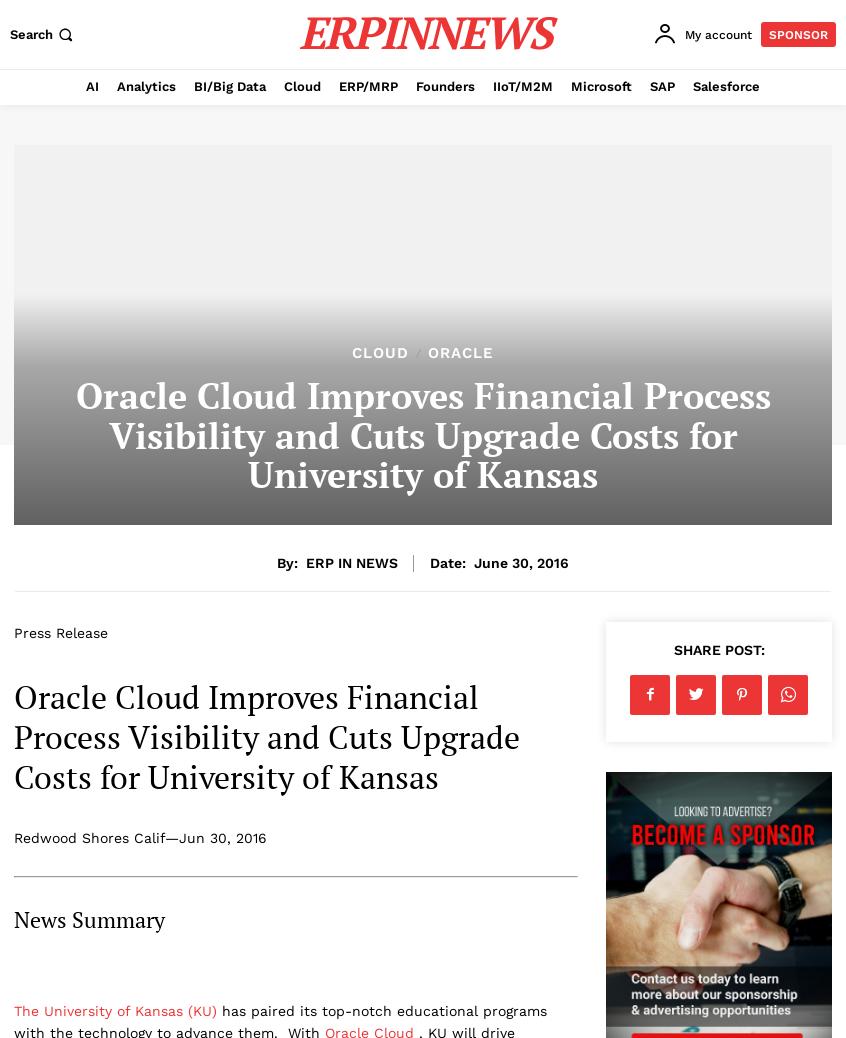 This screenshot has height=1038, width=846. Describe the element at coordinates (459, 353) in the screenshot. I see `'Oracle'` at that location.